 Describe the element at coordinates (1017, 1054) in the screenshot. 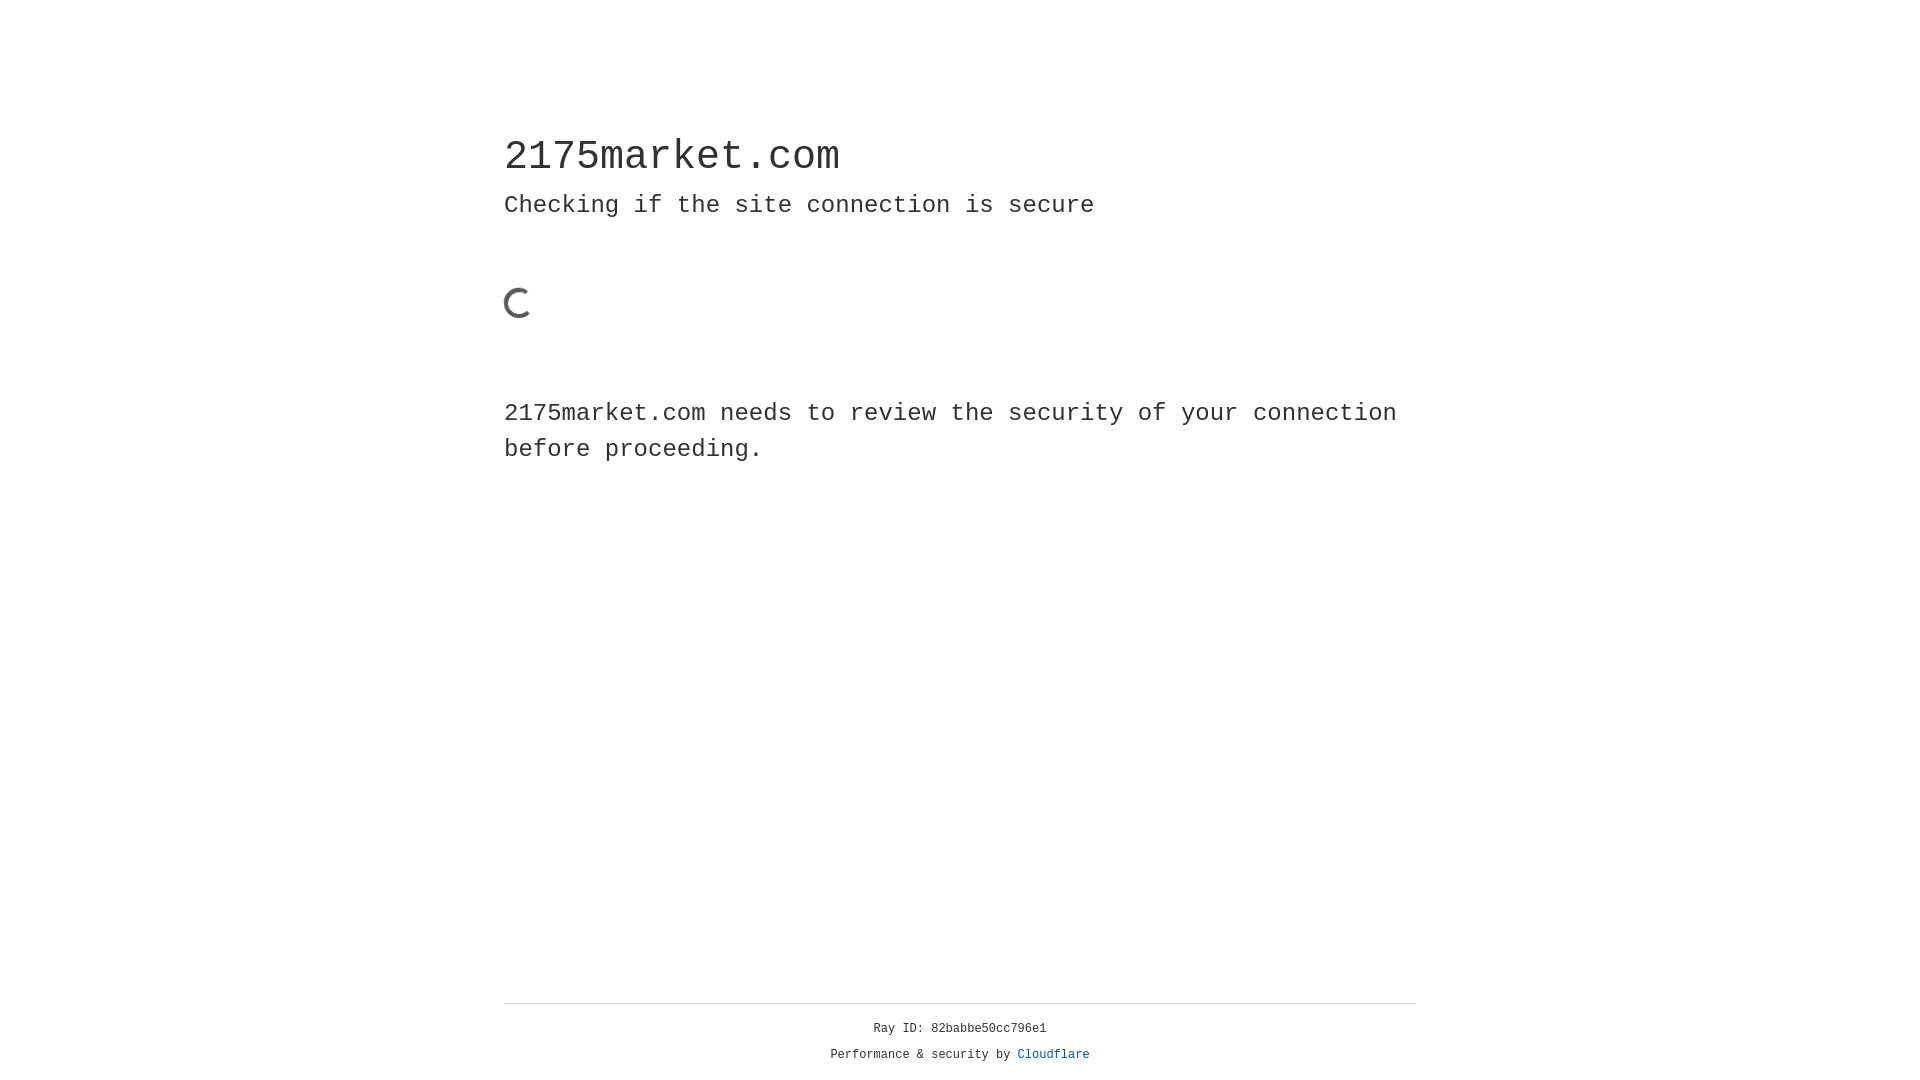

I see `'Cloudflare'` at that location.